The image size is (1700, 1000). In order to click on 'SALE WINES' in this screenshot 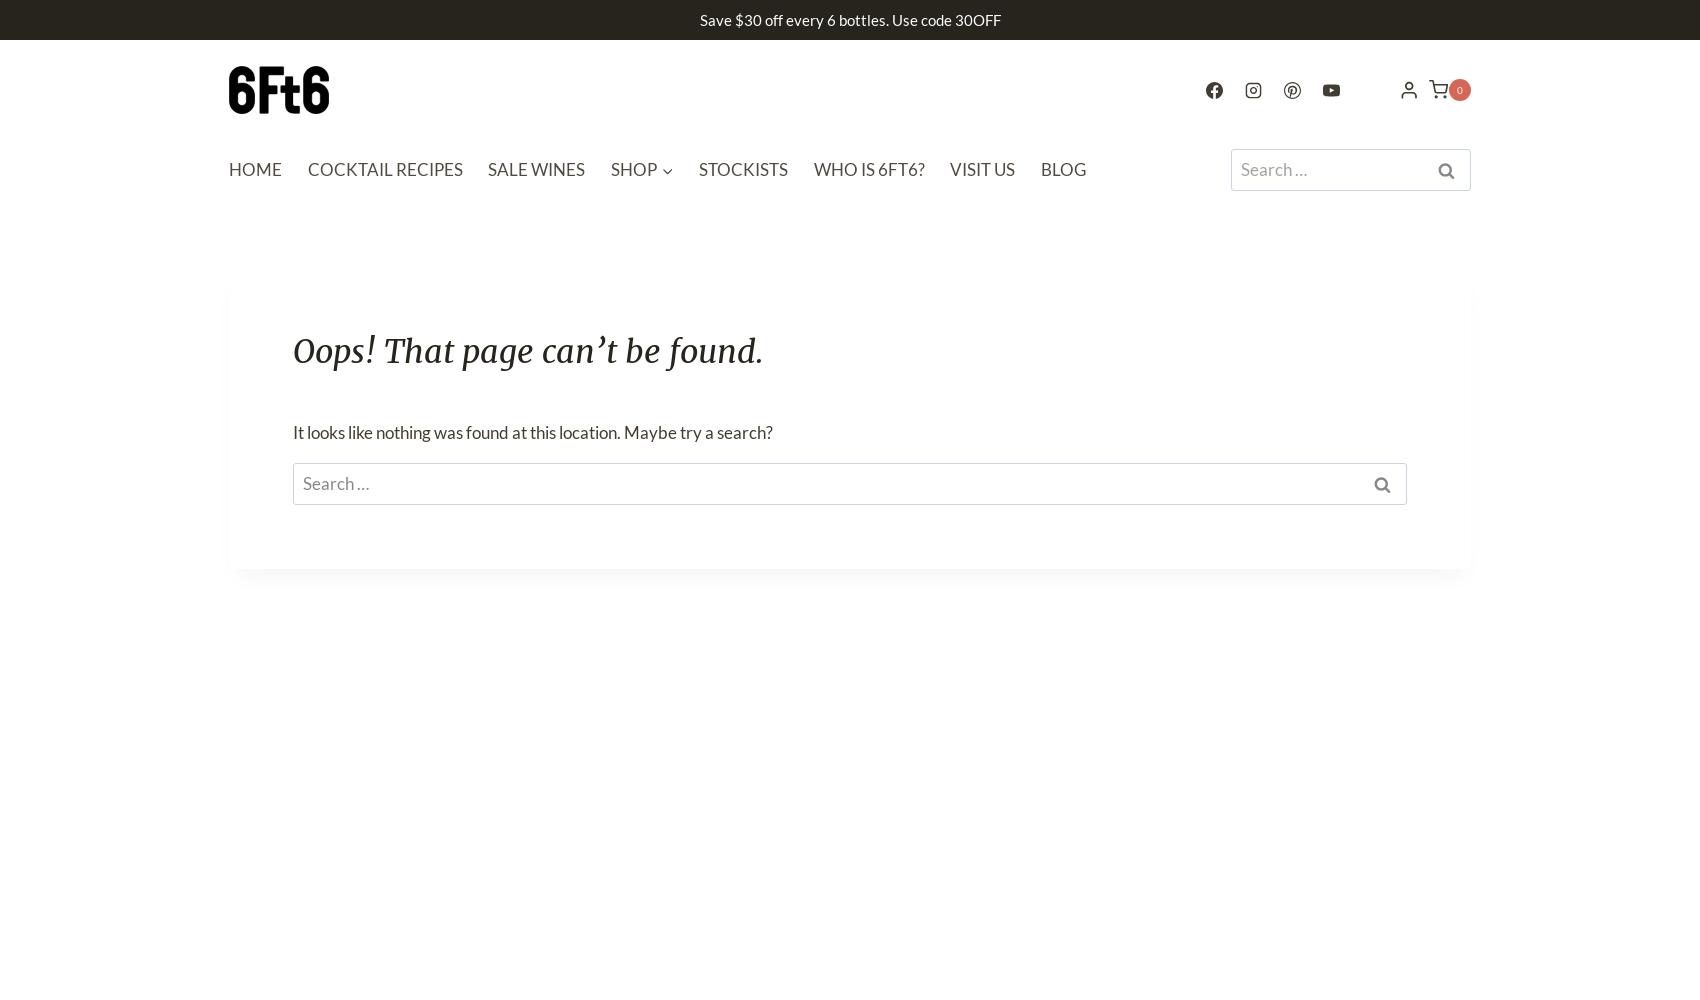, I will do `click(535, 169)`.